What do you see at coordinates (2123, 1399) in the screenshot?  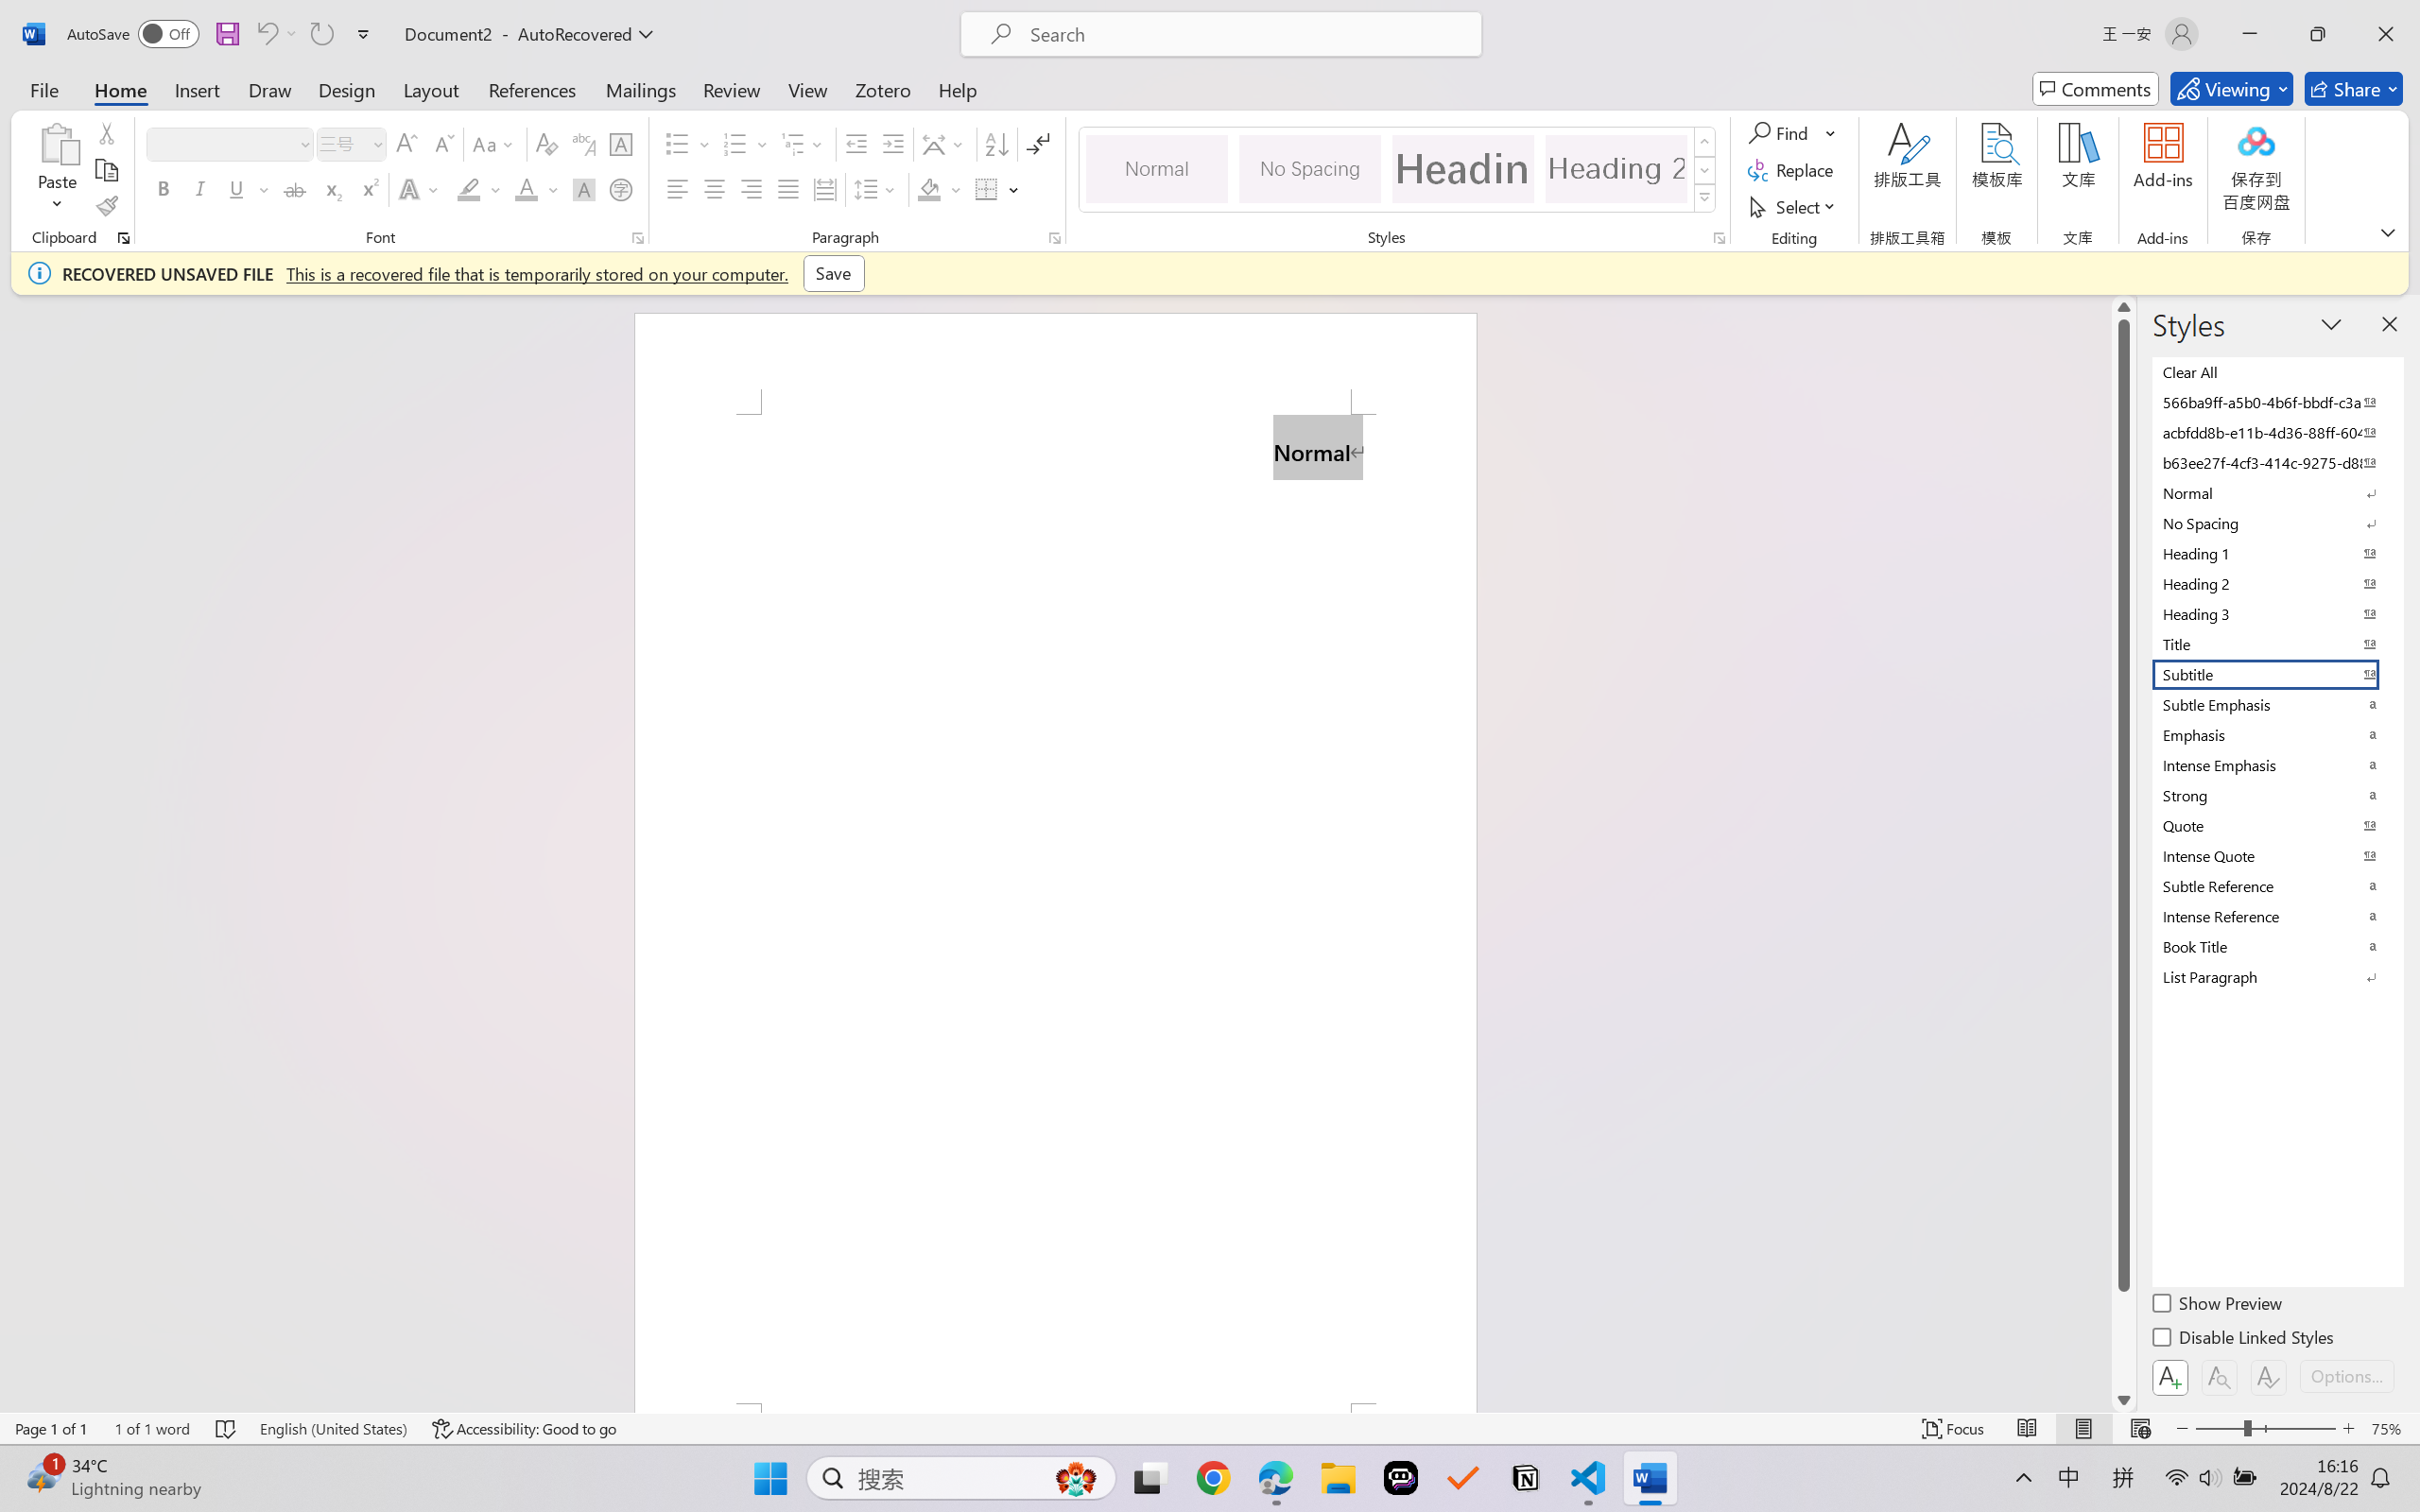 I see `'Line down'` at bounding box center [2123, 1399].